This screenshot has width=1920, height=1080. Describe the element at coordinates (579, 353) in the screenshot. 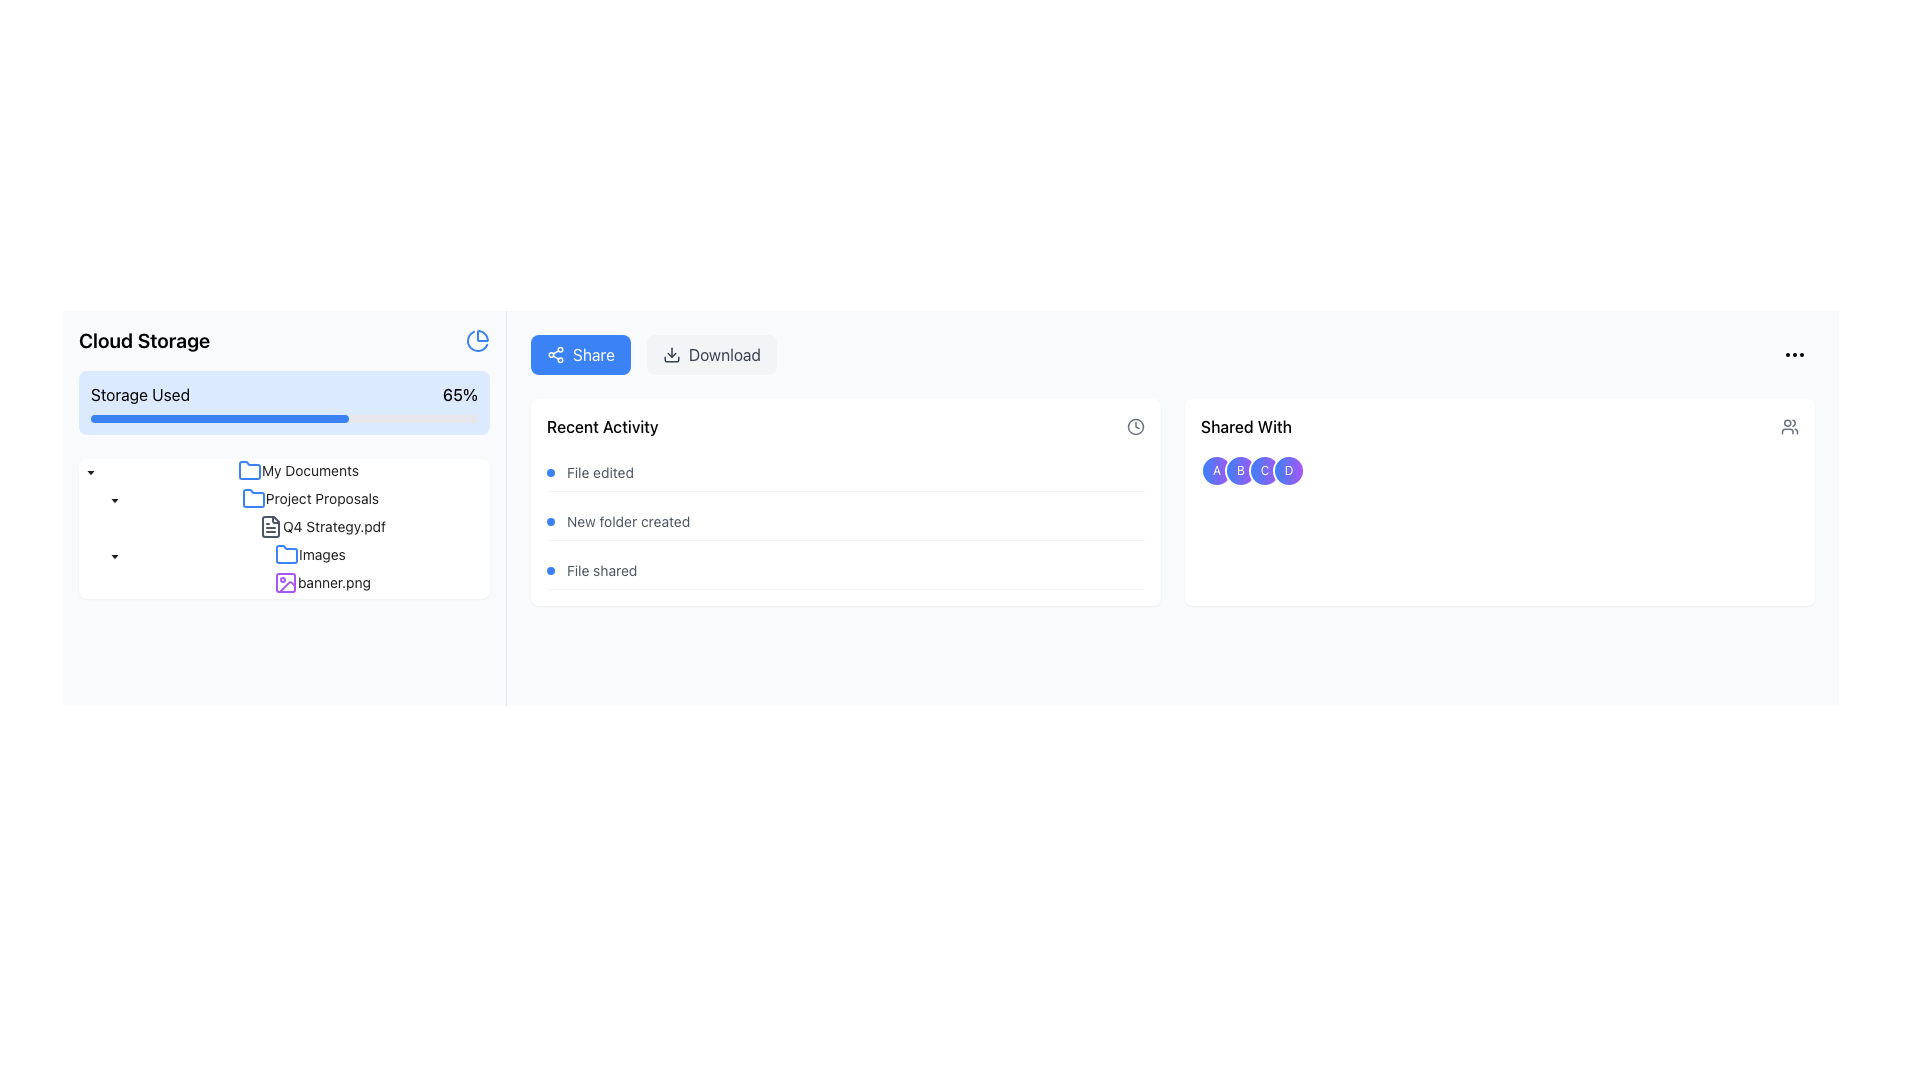

I see `the share button located immediately to the left of the 'Download' button to initiate sharing` at that location.